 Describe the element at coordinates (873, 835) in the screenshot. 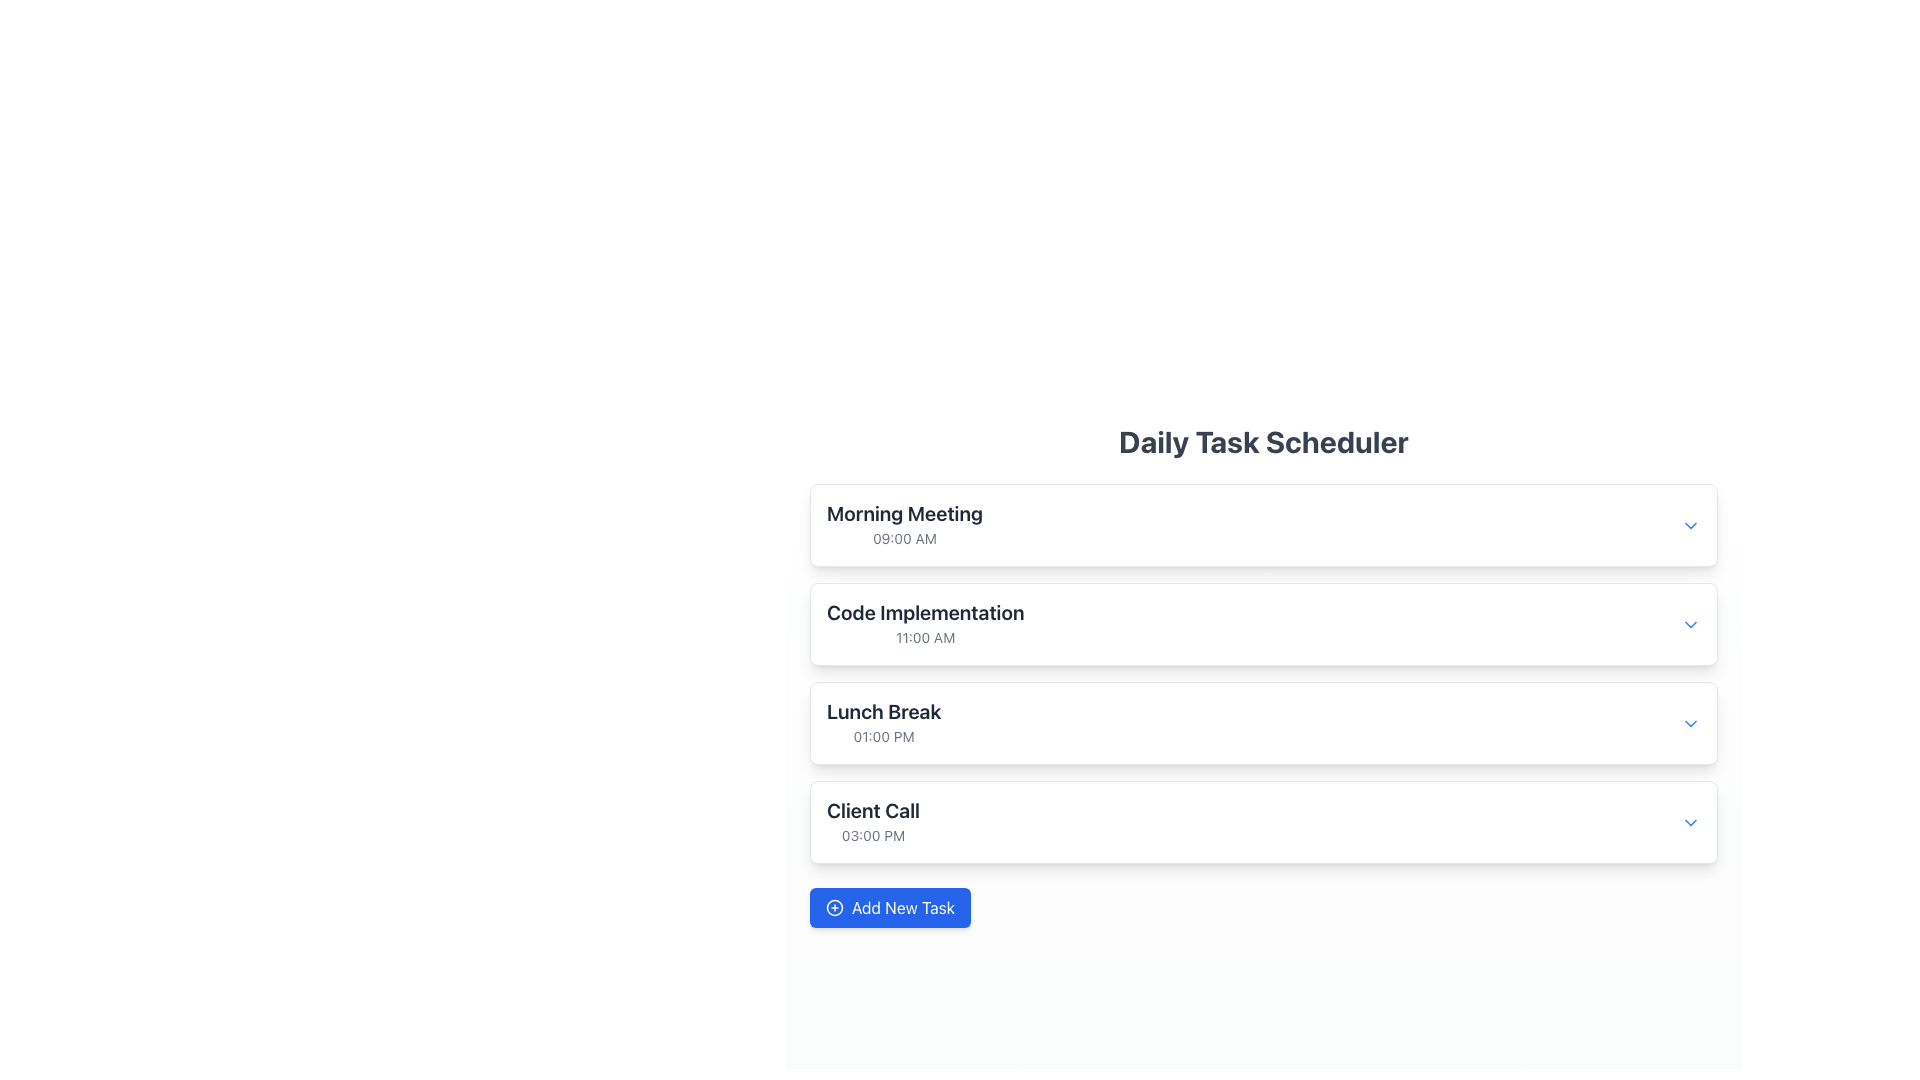

I see `text displayed in the text label that shows the scheduled time for the 'Client Call' task, located in the fourth card of the task list under the title 'Client Call'` at that location.